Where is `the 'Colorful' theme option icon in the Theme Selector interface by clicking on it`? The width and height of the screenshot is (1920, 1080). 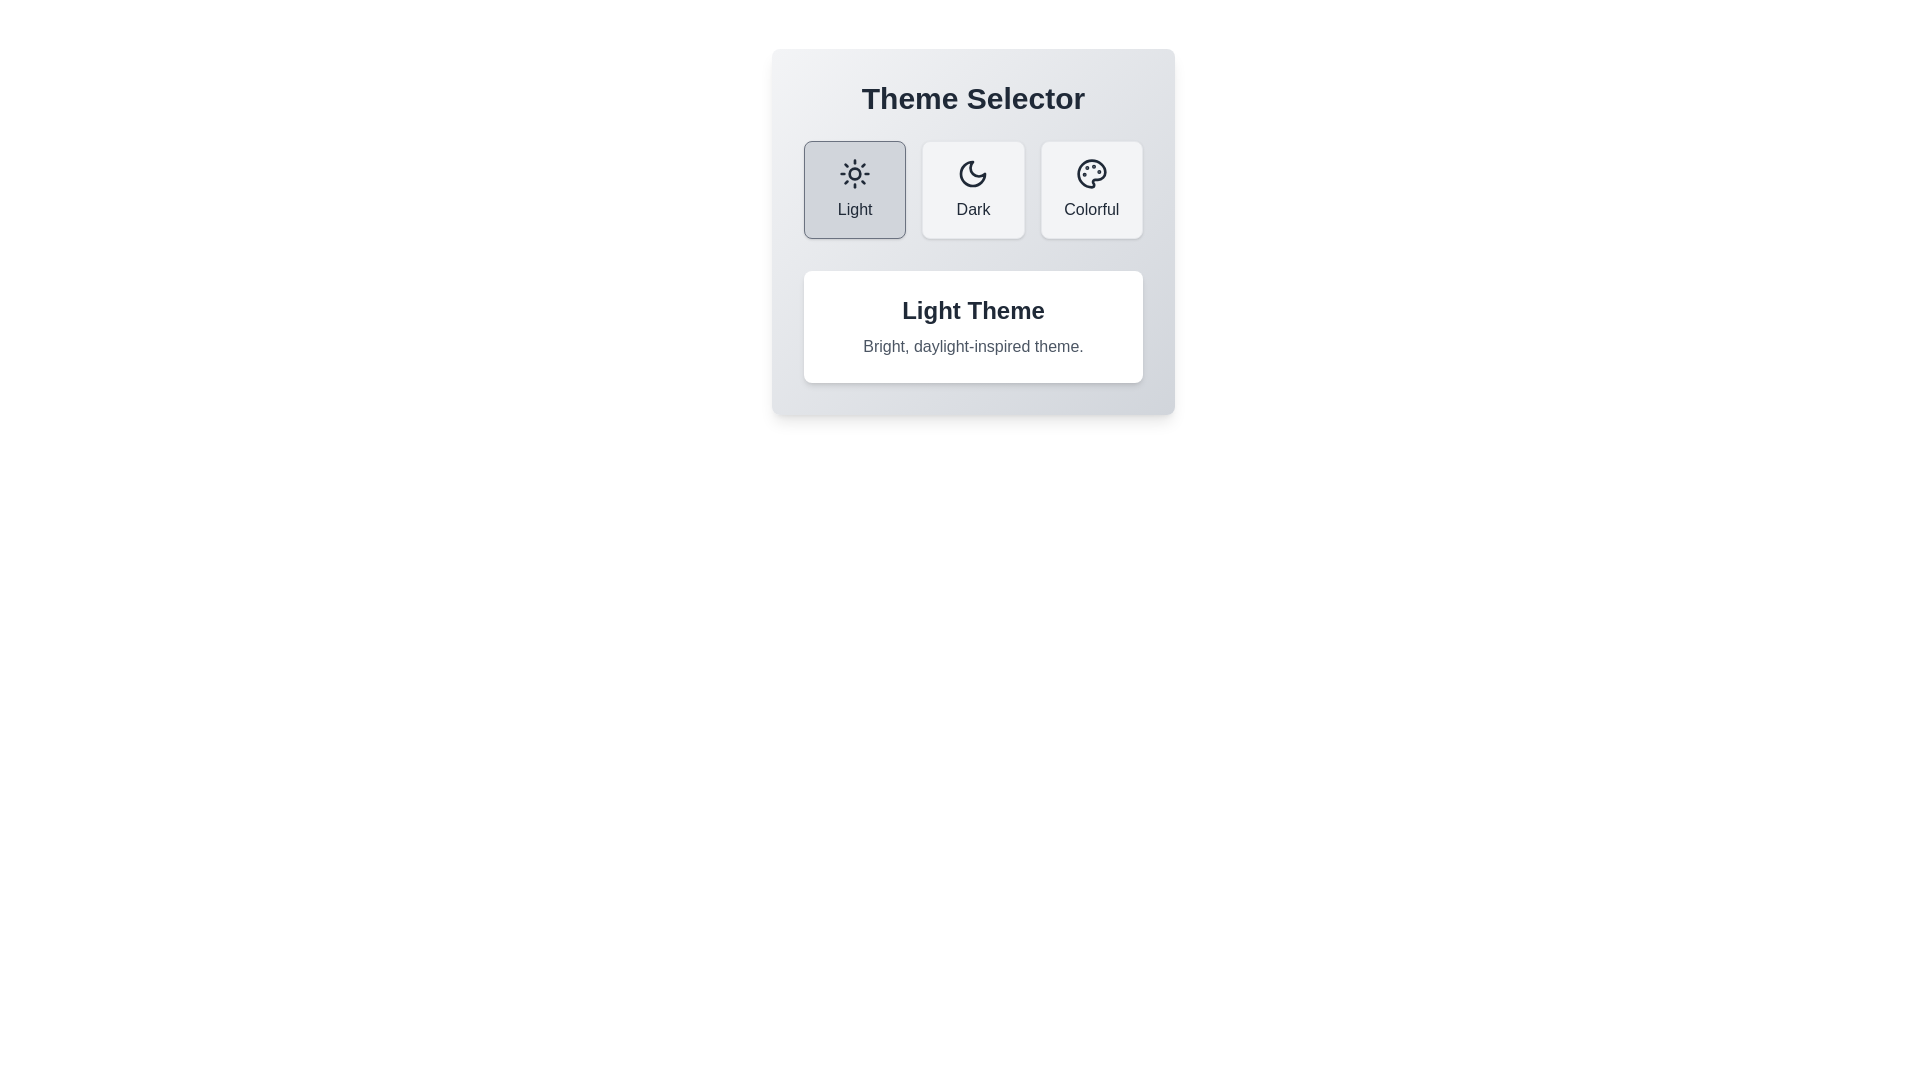 the 'Colorful' theme option icon in the Theme Selector interface by clicking on it is located at coordinates (1090, 172).